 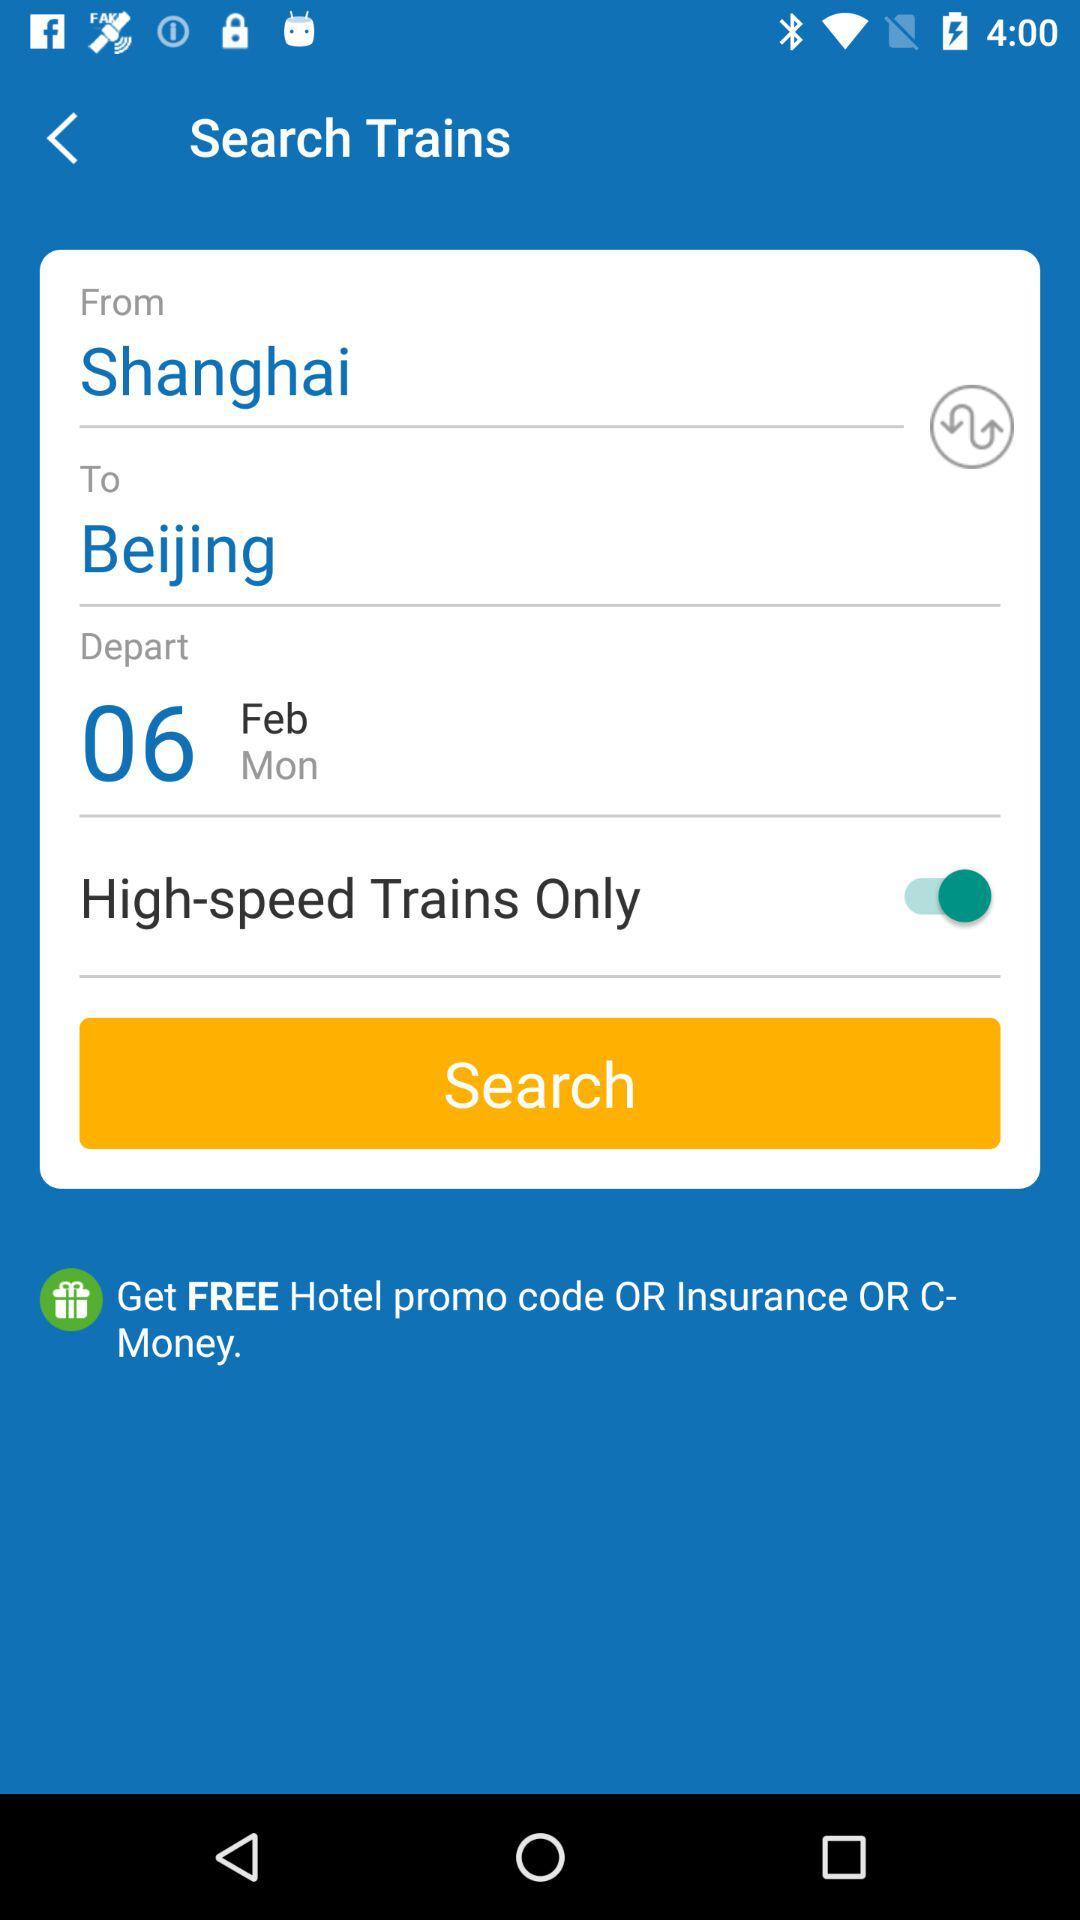 What do you see at coordinates (938, 894) in the screenshot?
I see `on-off high-speed trains only` at bounding box center [938, 894].